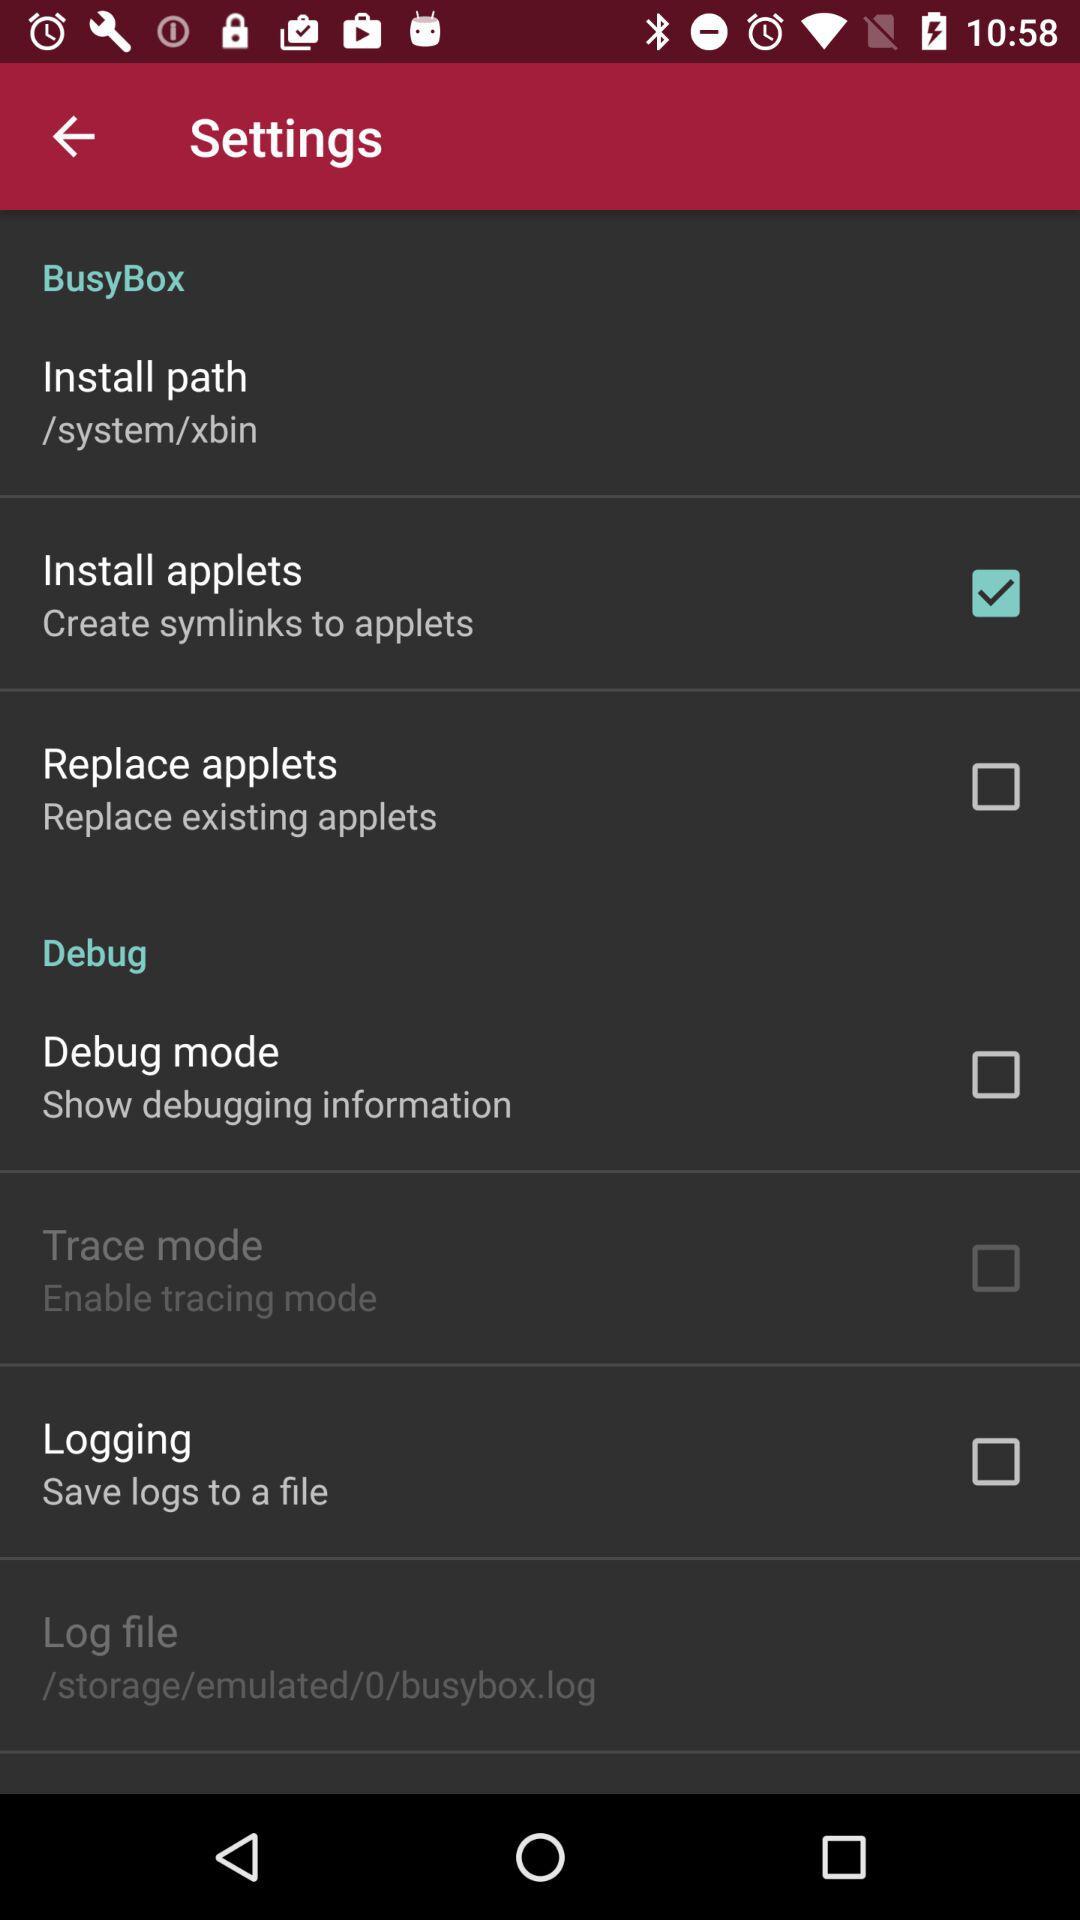  What do you see at coordinates (116, 1435) in the screenshot?
I see `icon below enable tracing mode` at bounding box center [116, 1435].